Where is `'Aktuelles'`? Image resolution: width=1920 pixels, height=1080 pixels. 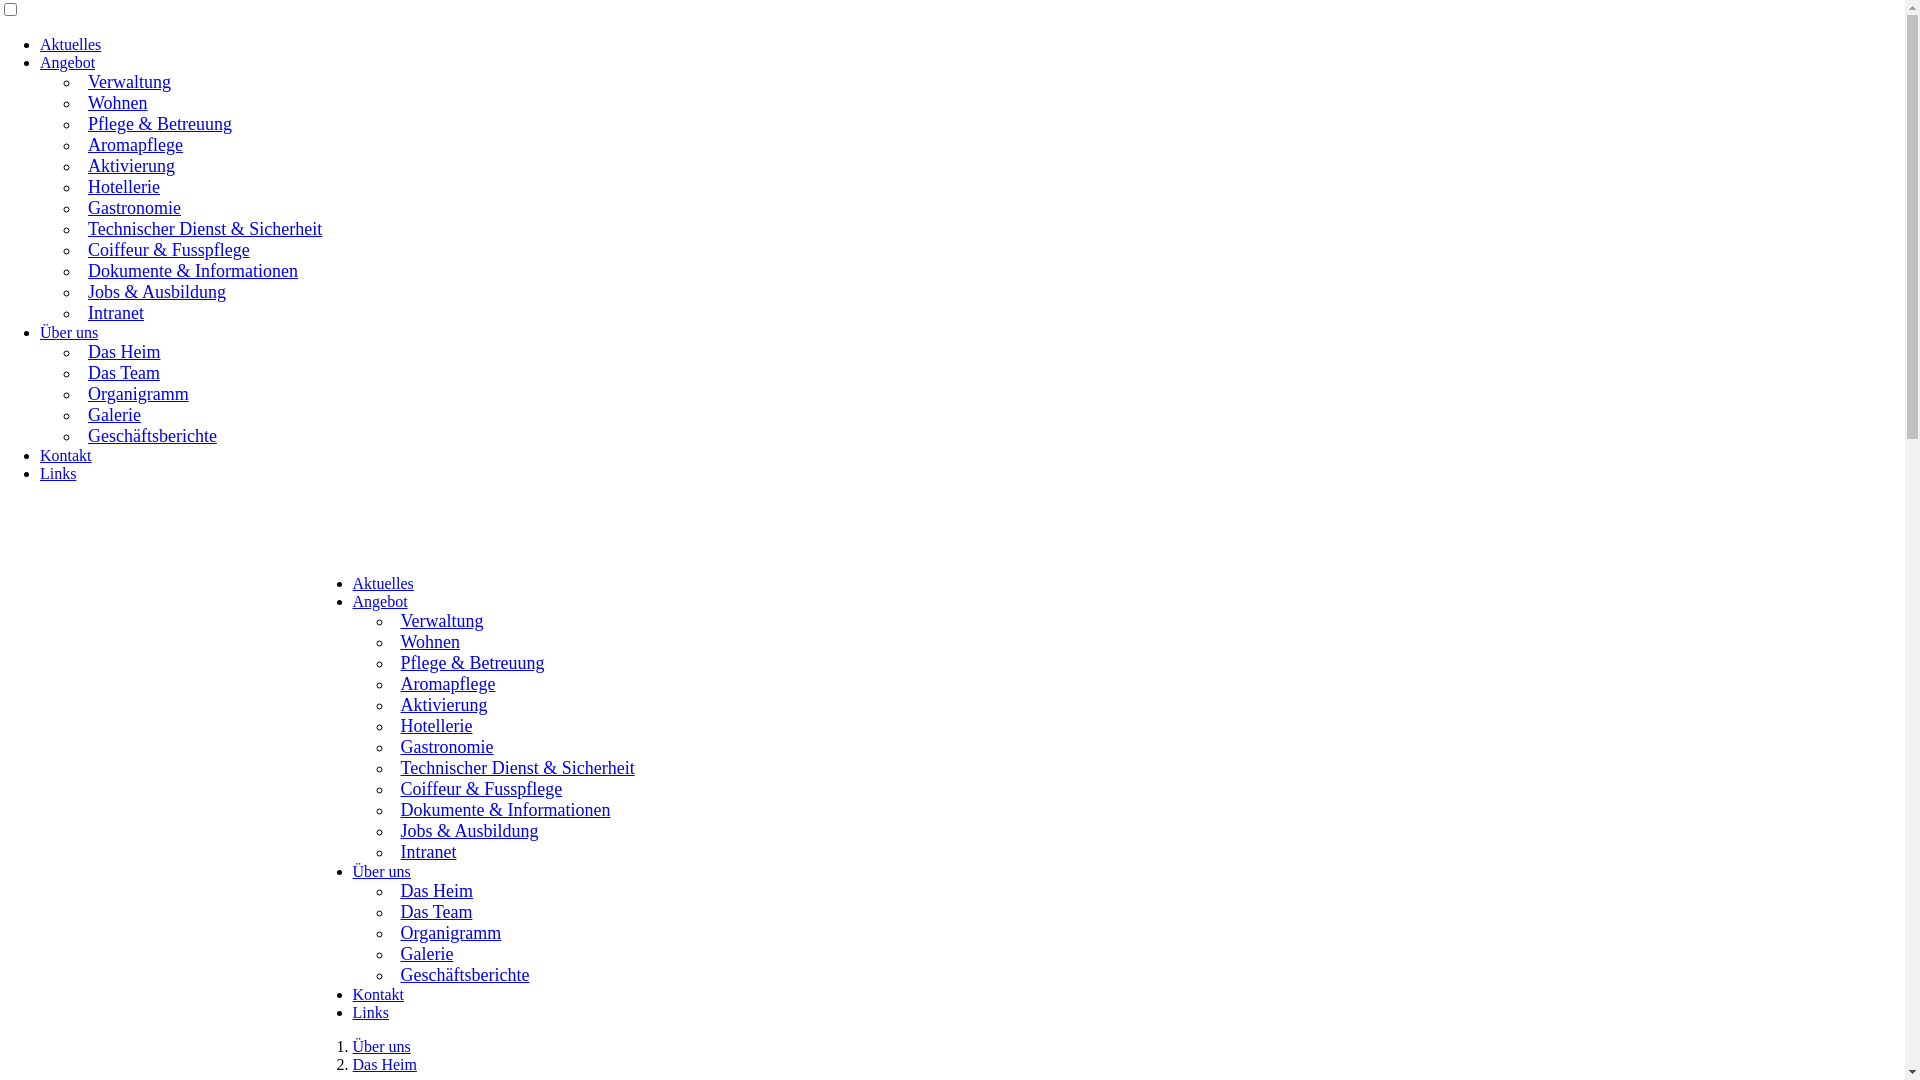
'Aktuelles' is located at coordinates (70, 44).